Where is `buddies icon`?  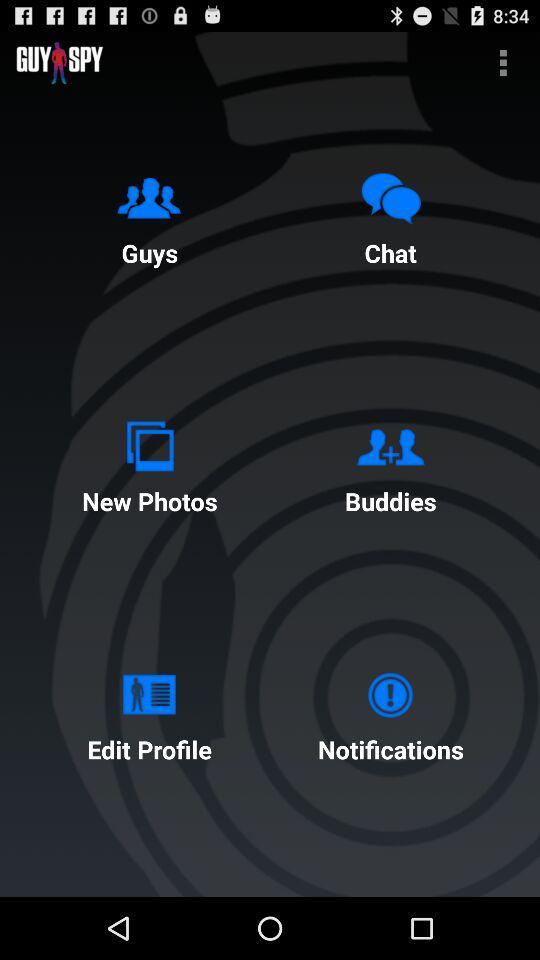
buddies icon is located at coordinates (390, 463).